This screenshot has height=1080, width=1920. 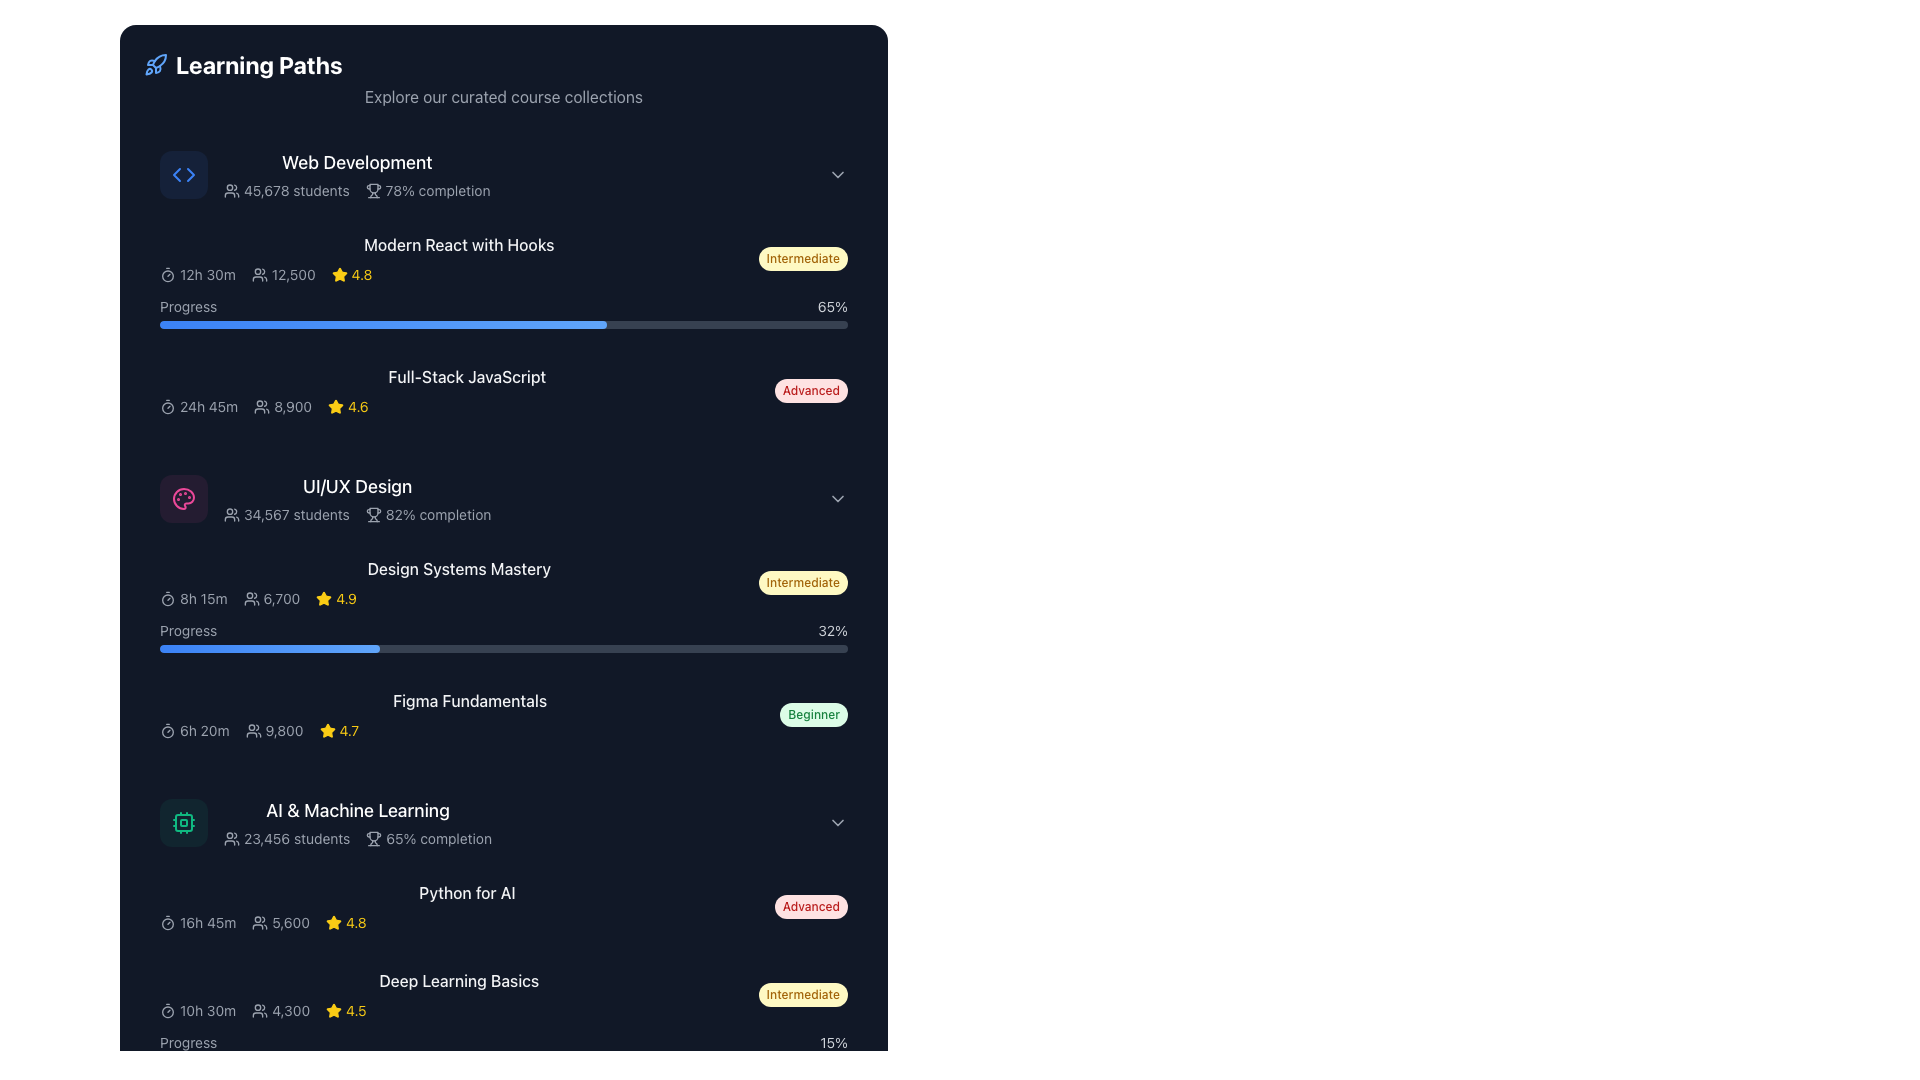 What do you see at coordinates (345, 922) in the screenshot?
I see `the numerical text displaying the average user rating for the 'Python for AI' course, which is part of the Rating display component located in the AI & Machine Learning section` at bounding box center [345, 922].